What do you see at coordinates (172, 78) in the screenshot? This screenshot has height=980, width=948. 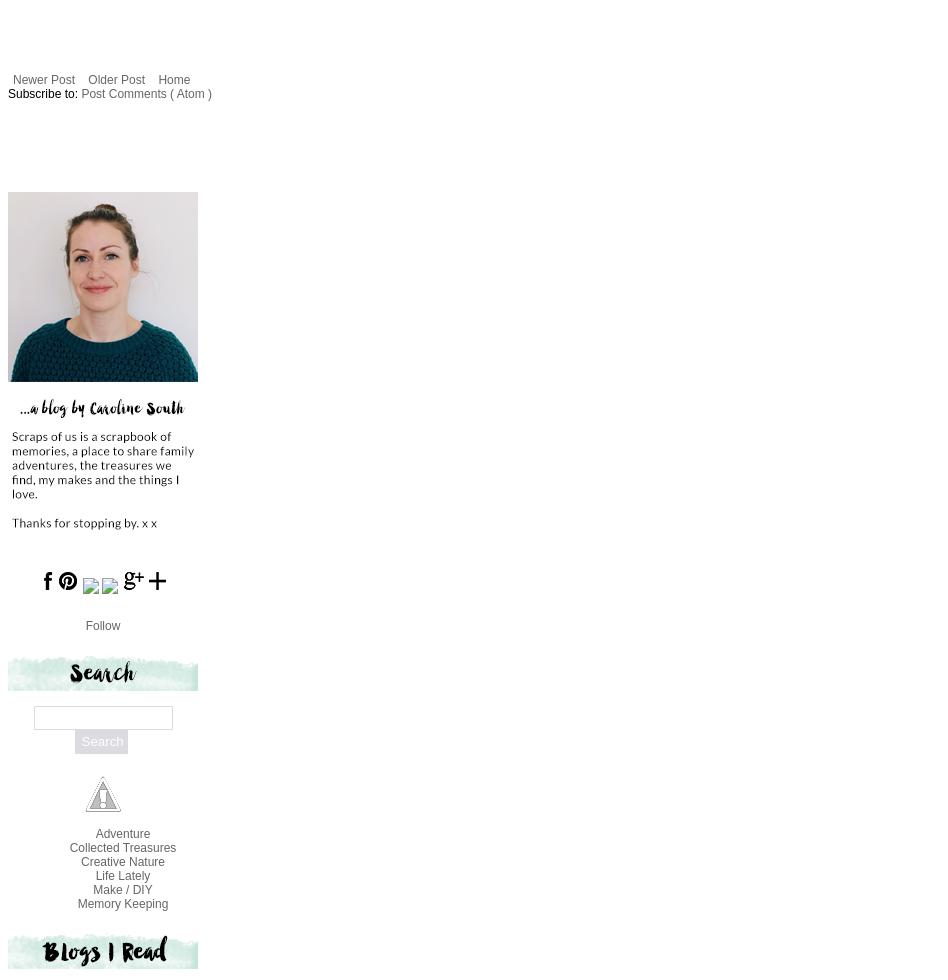 I see `'Home'` at bounding box center [172, 78].